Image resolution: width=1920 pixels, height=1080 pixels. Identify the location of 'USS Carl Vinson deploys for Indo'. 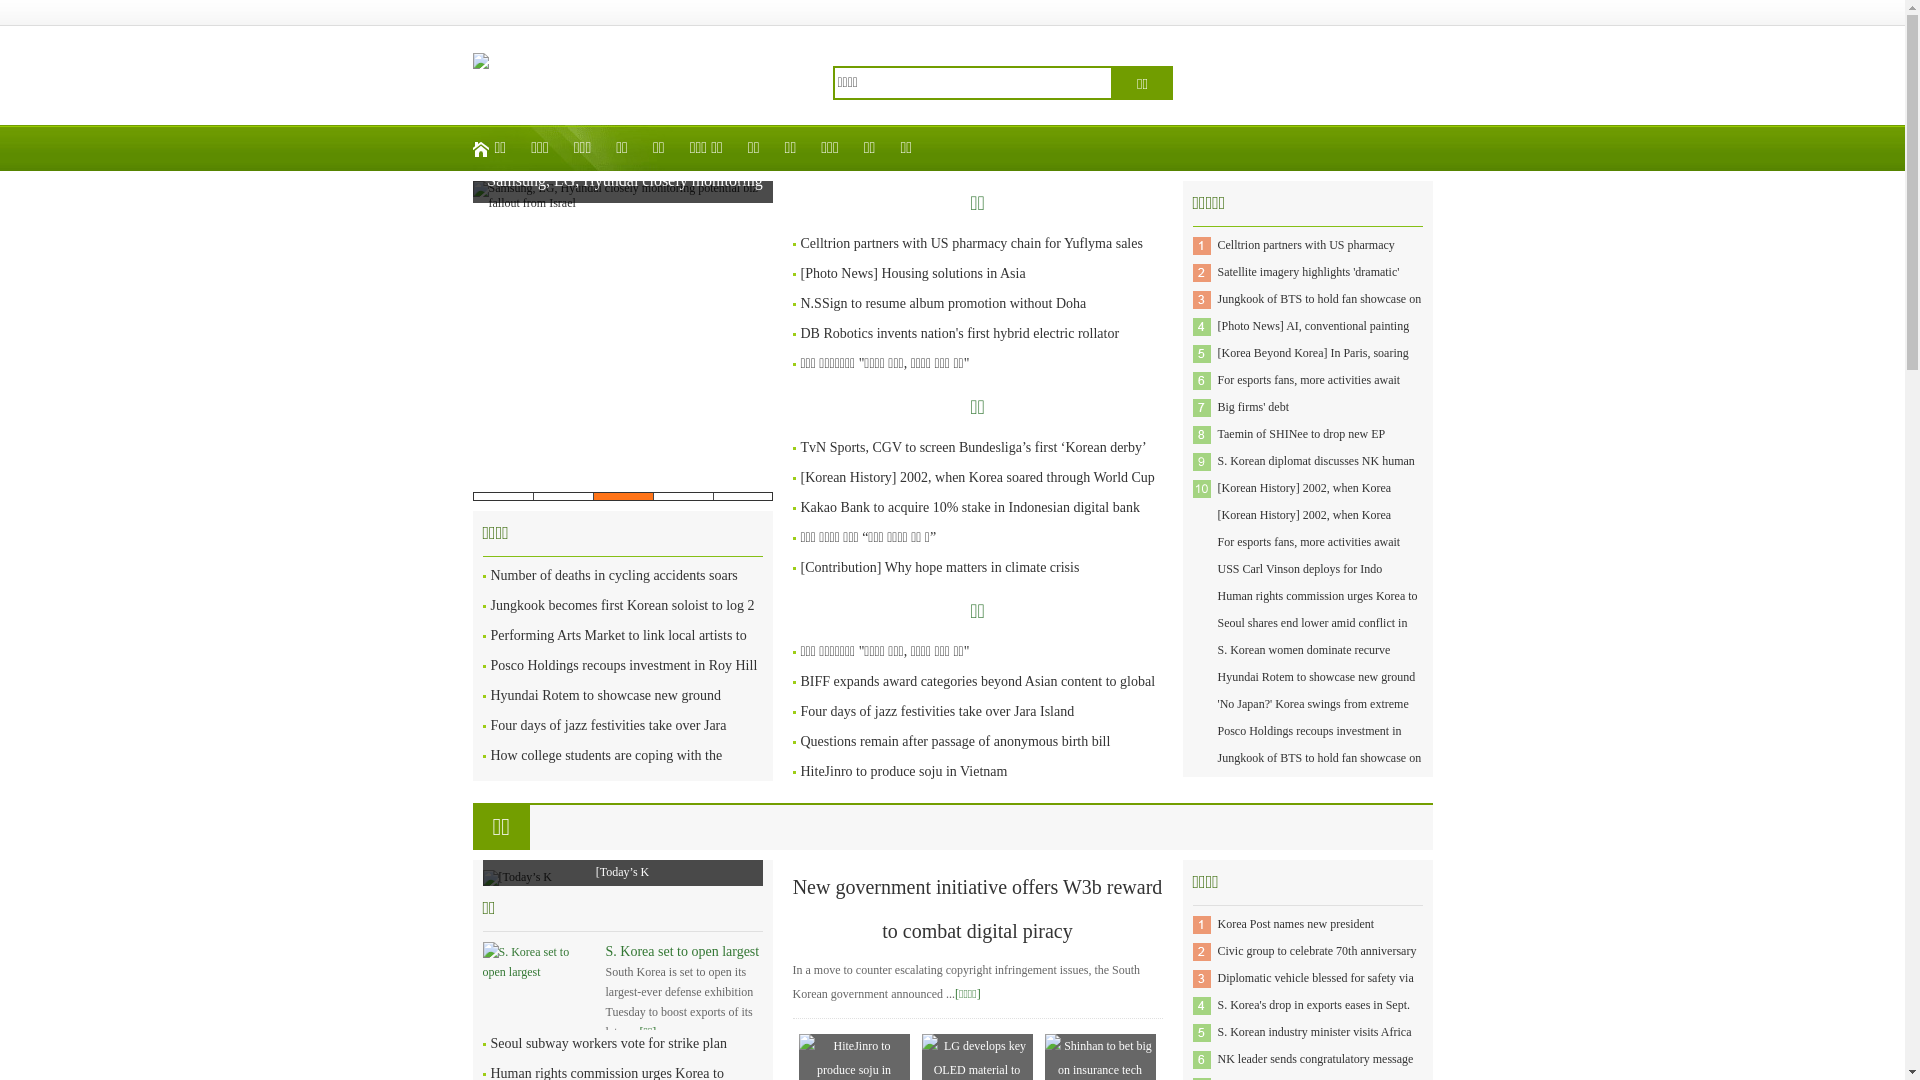
(1300, 569).